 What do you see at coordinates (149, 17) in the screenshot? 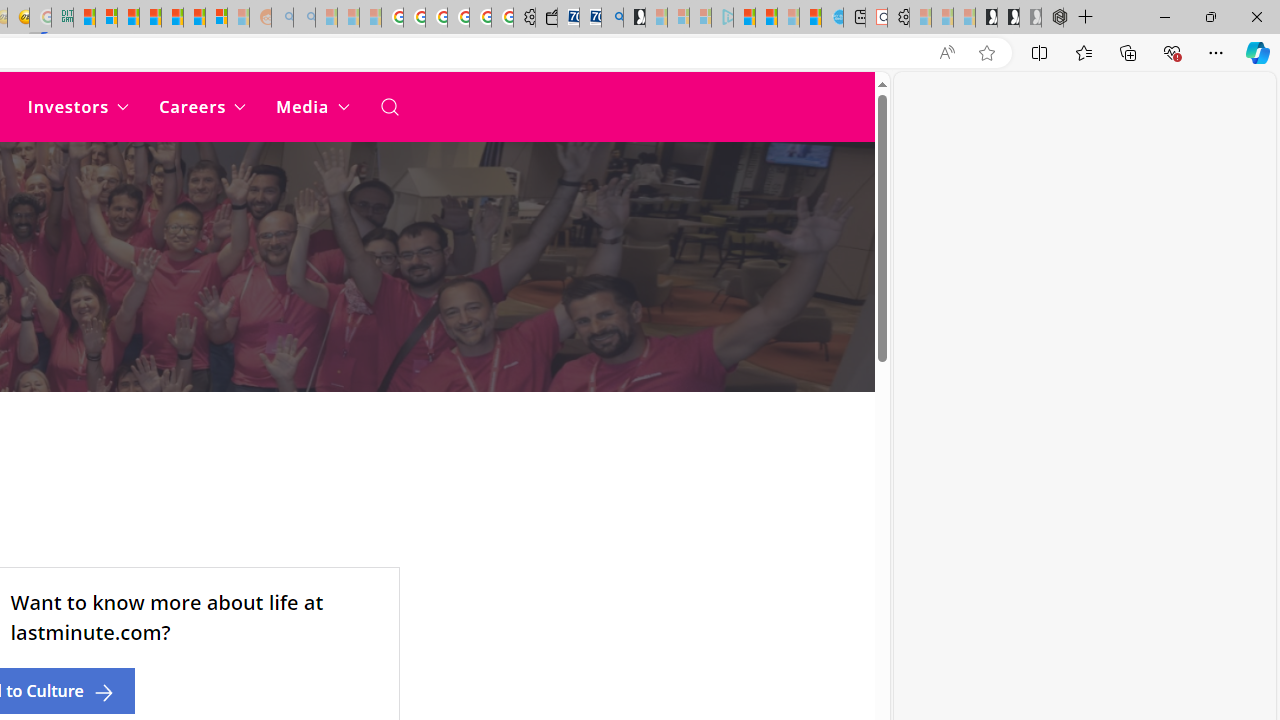
I see `'Student Loan Update: Forgiveness Program Ends This Month'` at bounding box center [149, 17].